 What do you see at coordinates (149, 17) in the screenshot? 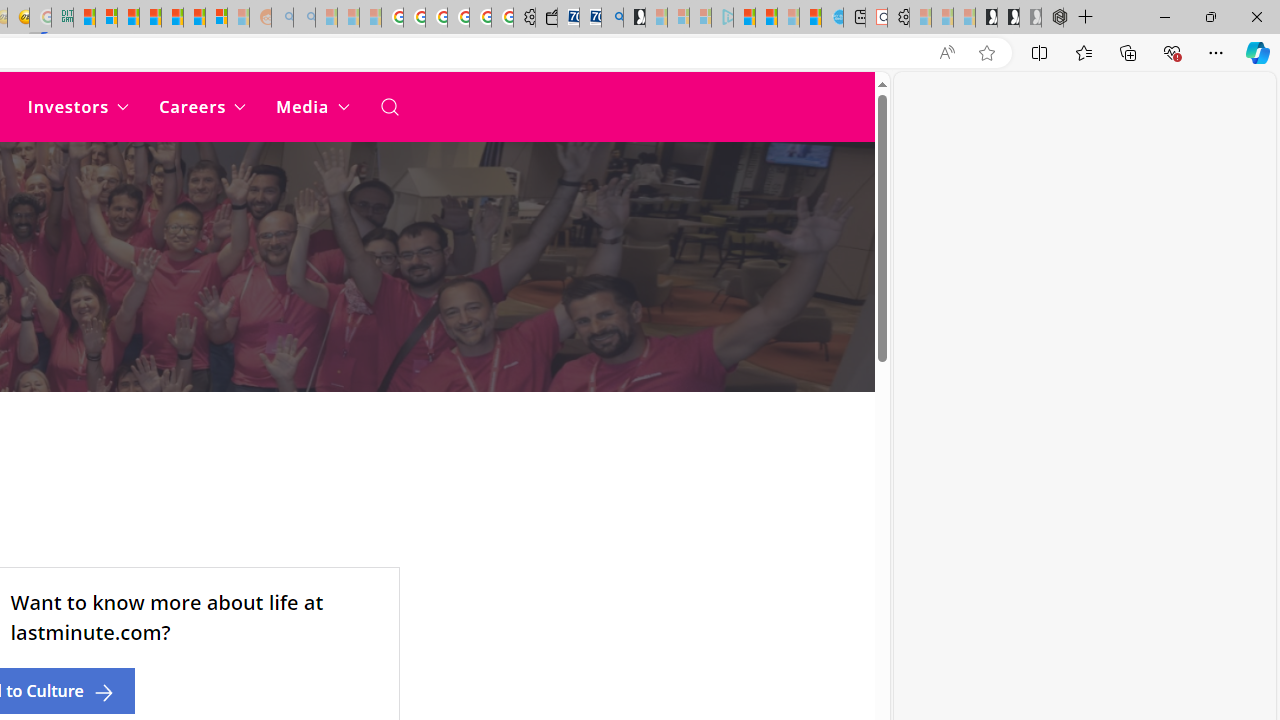
I see `'Student Loan Update: Forgiveness Program Ends This Month'` at bounding box center [149, 17].